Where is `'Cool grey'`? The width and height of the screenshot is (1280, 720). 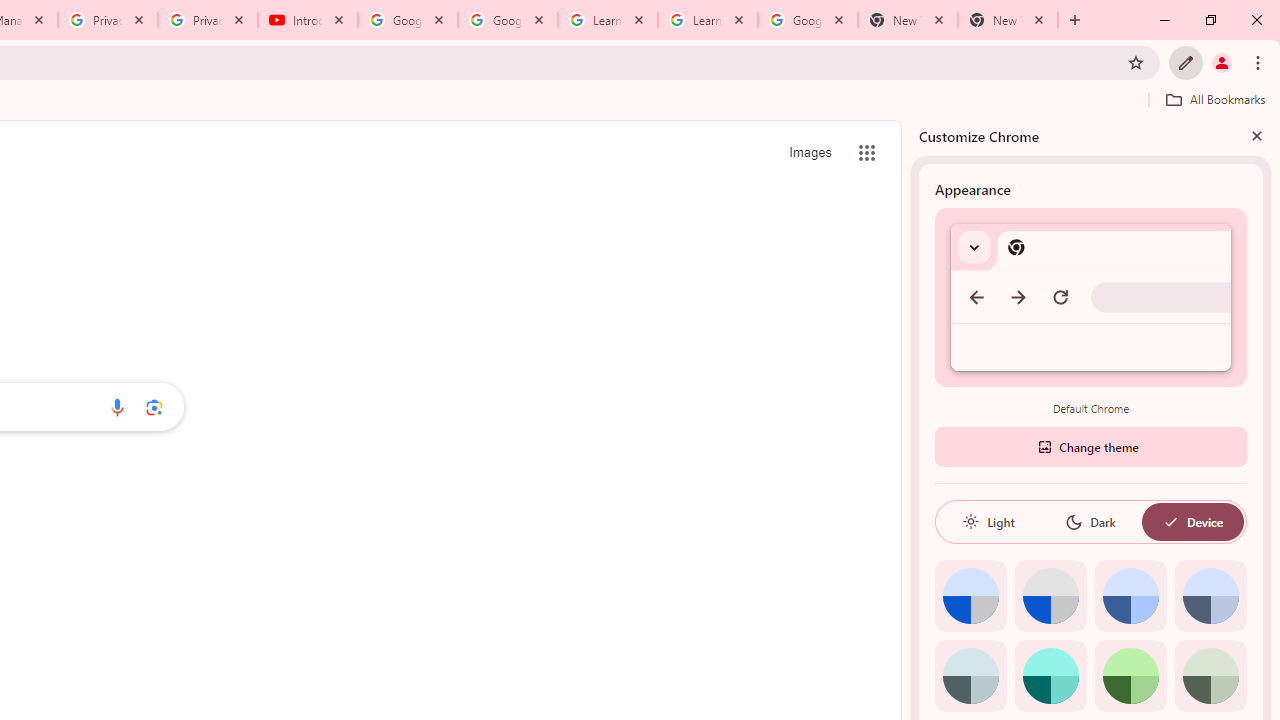
'Cool grey' is located at coordinates (1209, 595).